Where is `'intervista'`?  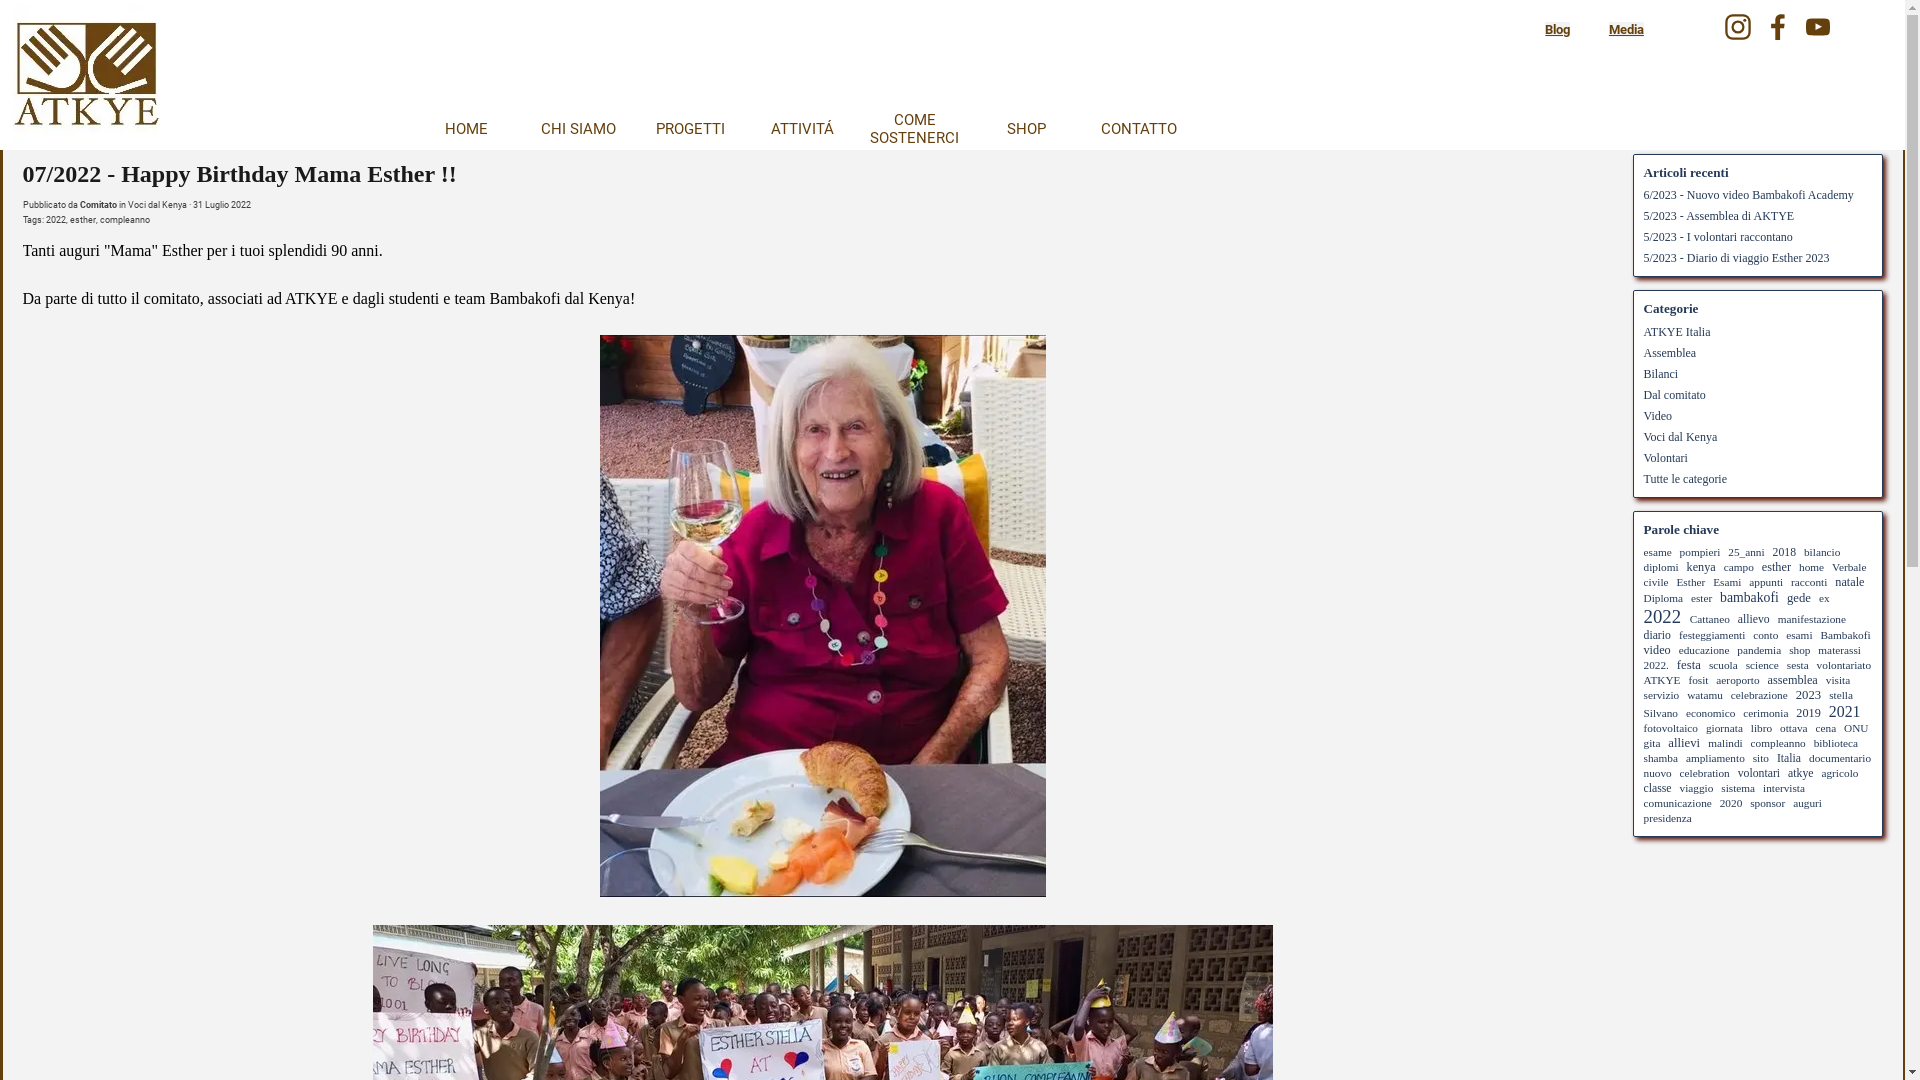
'intervista' is located at coordinates (1784, 786).